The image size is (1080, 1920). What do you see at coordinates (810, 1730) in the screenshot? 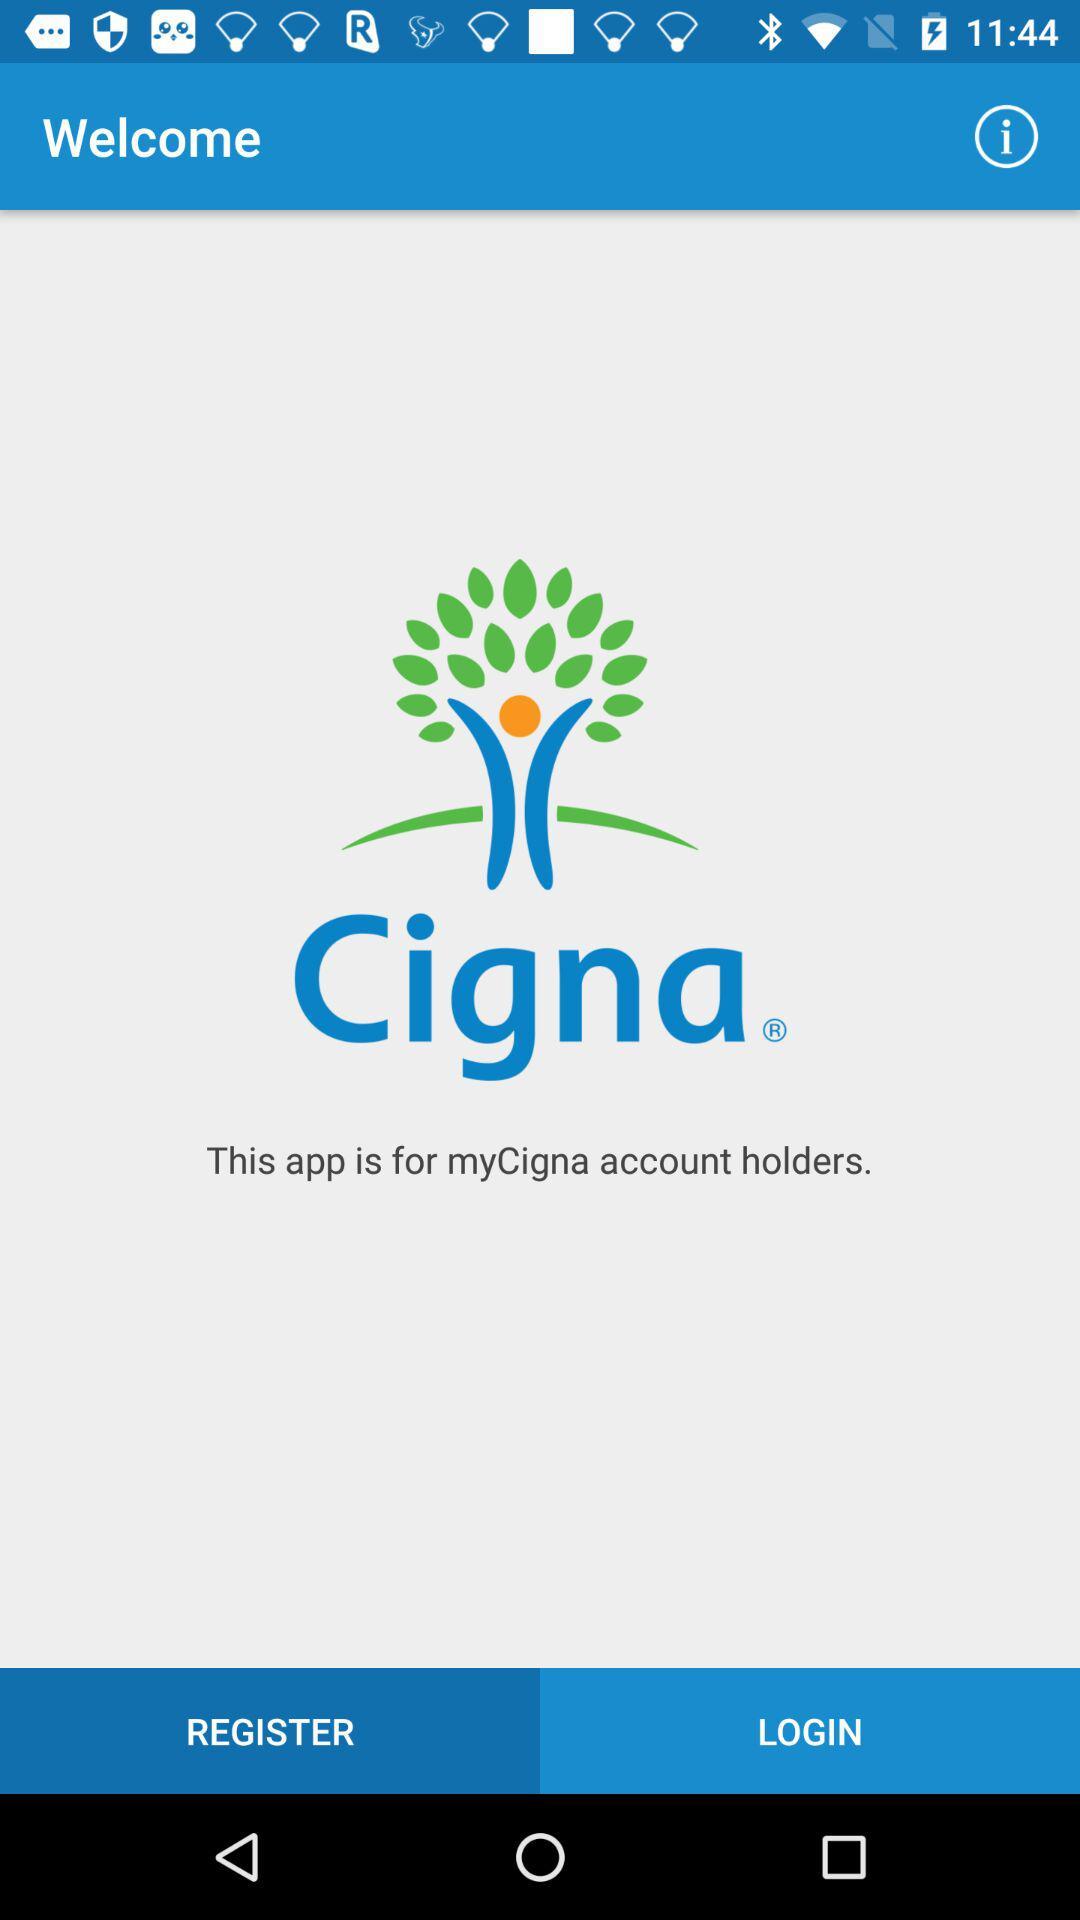
I see `login` at bounding box center [810, 1730].